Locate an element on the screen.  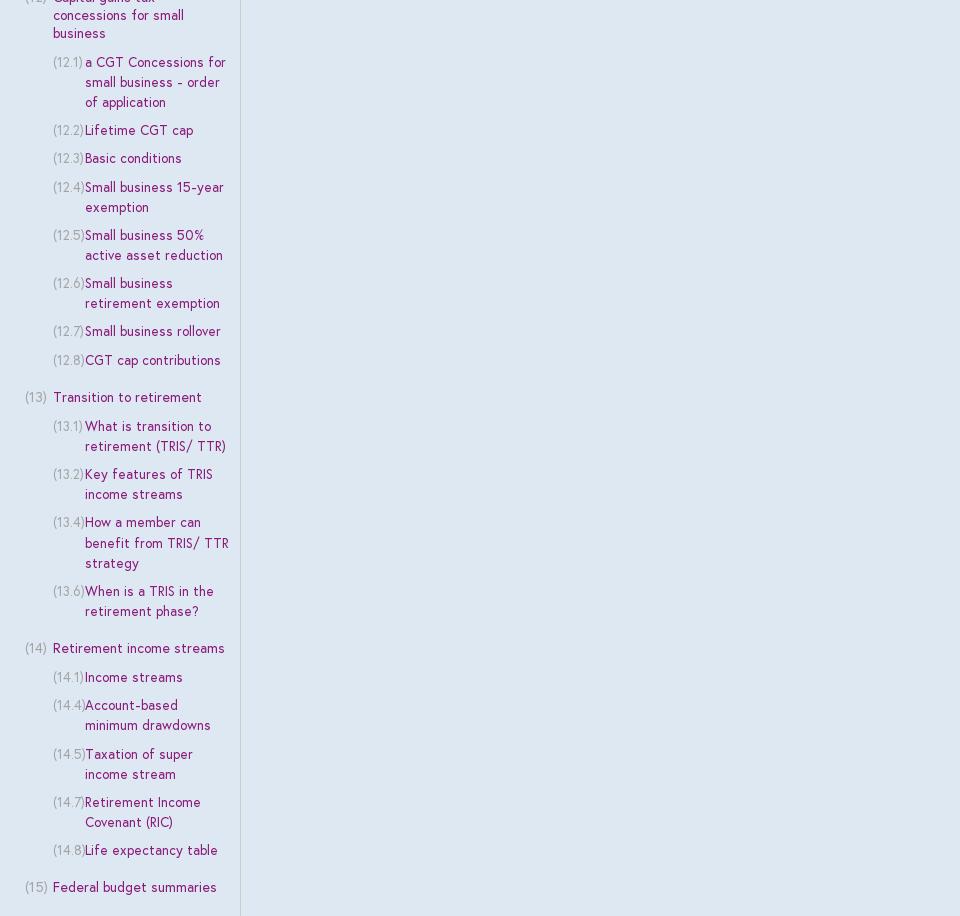
'Account-based minimum drawdowns' is located at coordinates (145, 715).